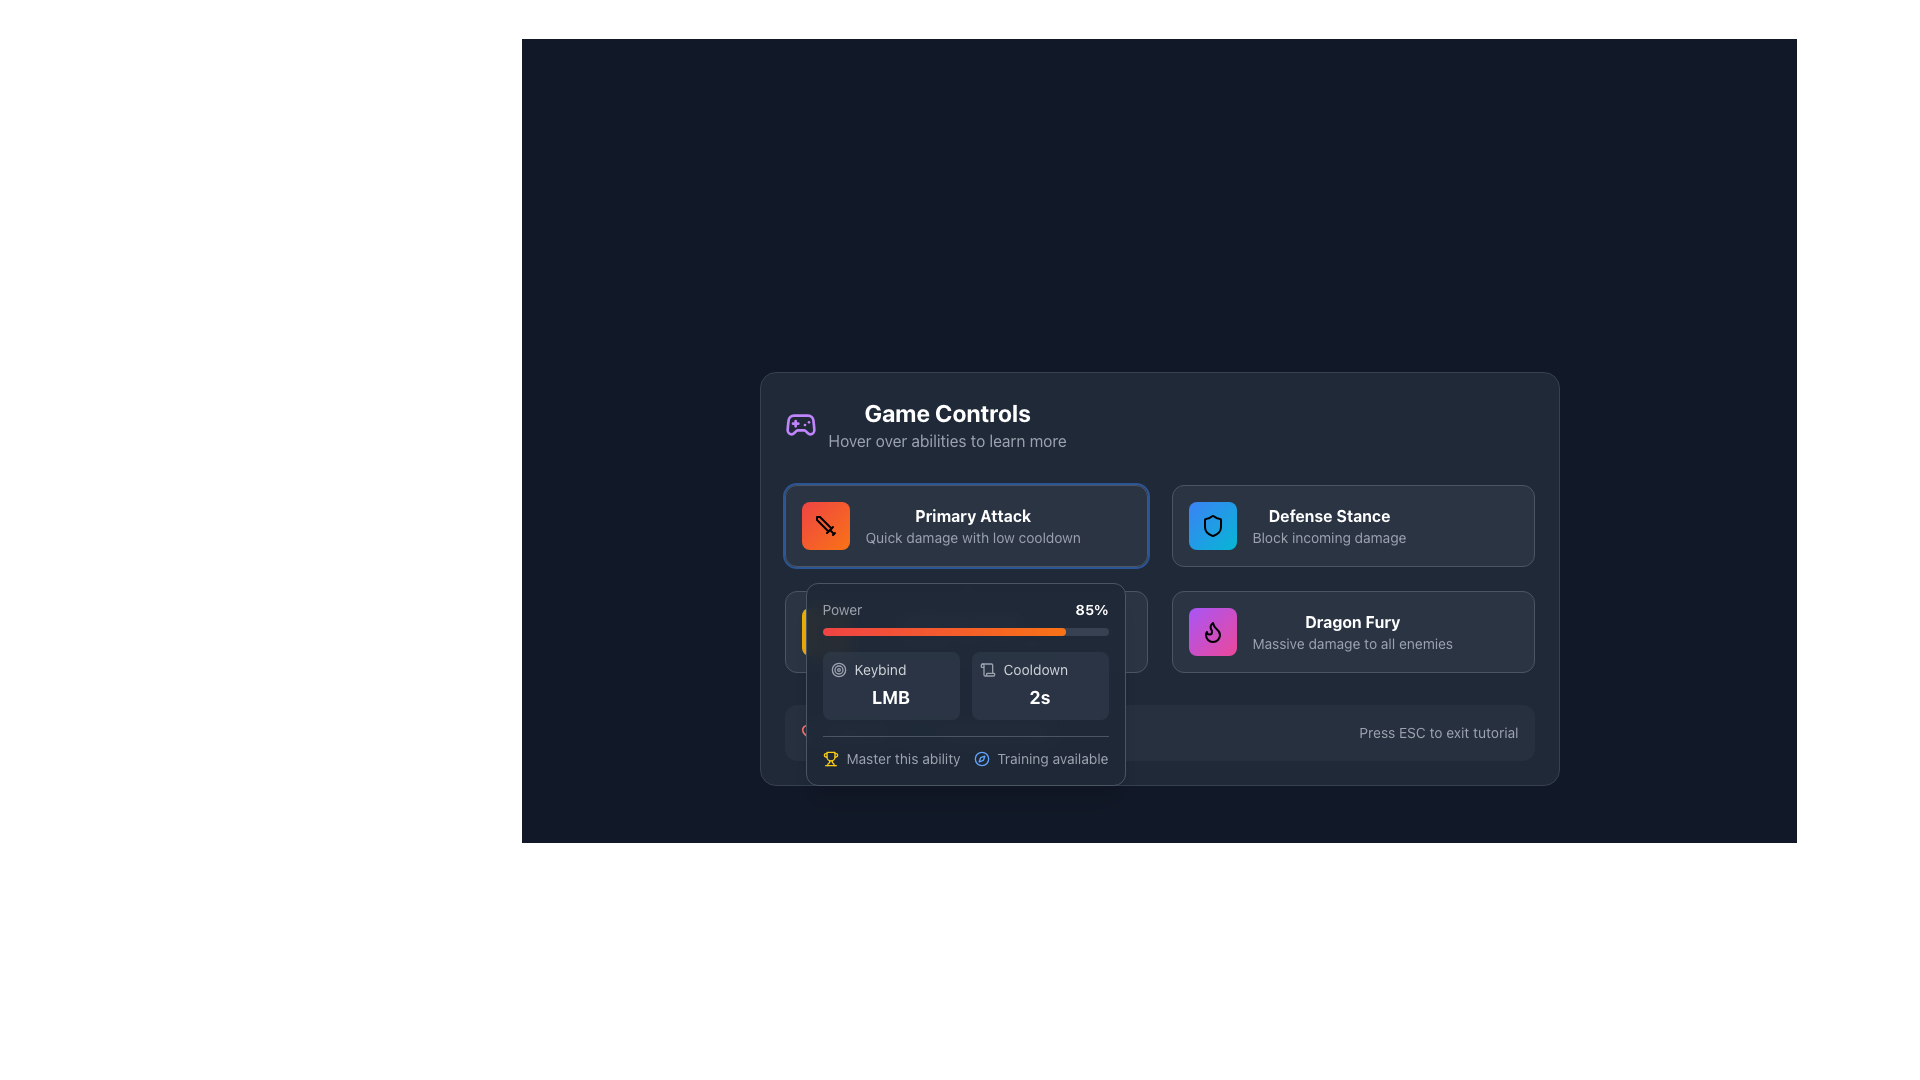  I want to click on the text label that provides information about the cooldown period of the associated ability, located to the right of an SVG icon resembling a scroll and above the numeric value '2s', so click(1036, 670).